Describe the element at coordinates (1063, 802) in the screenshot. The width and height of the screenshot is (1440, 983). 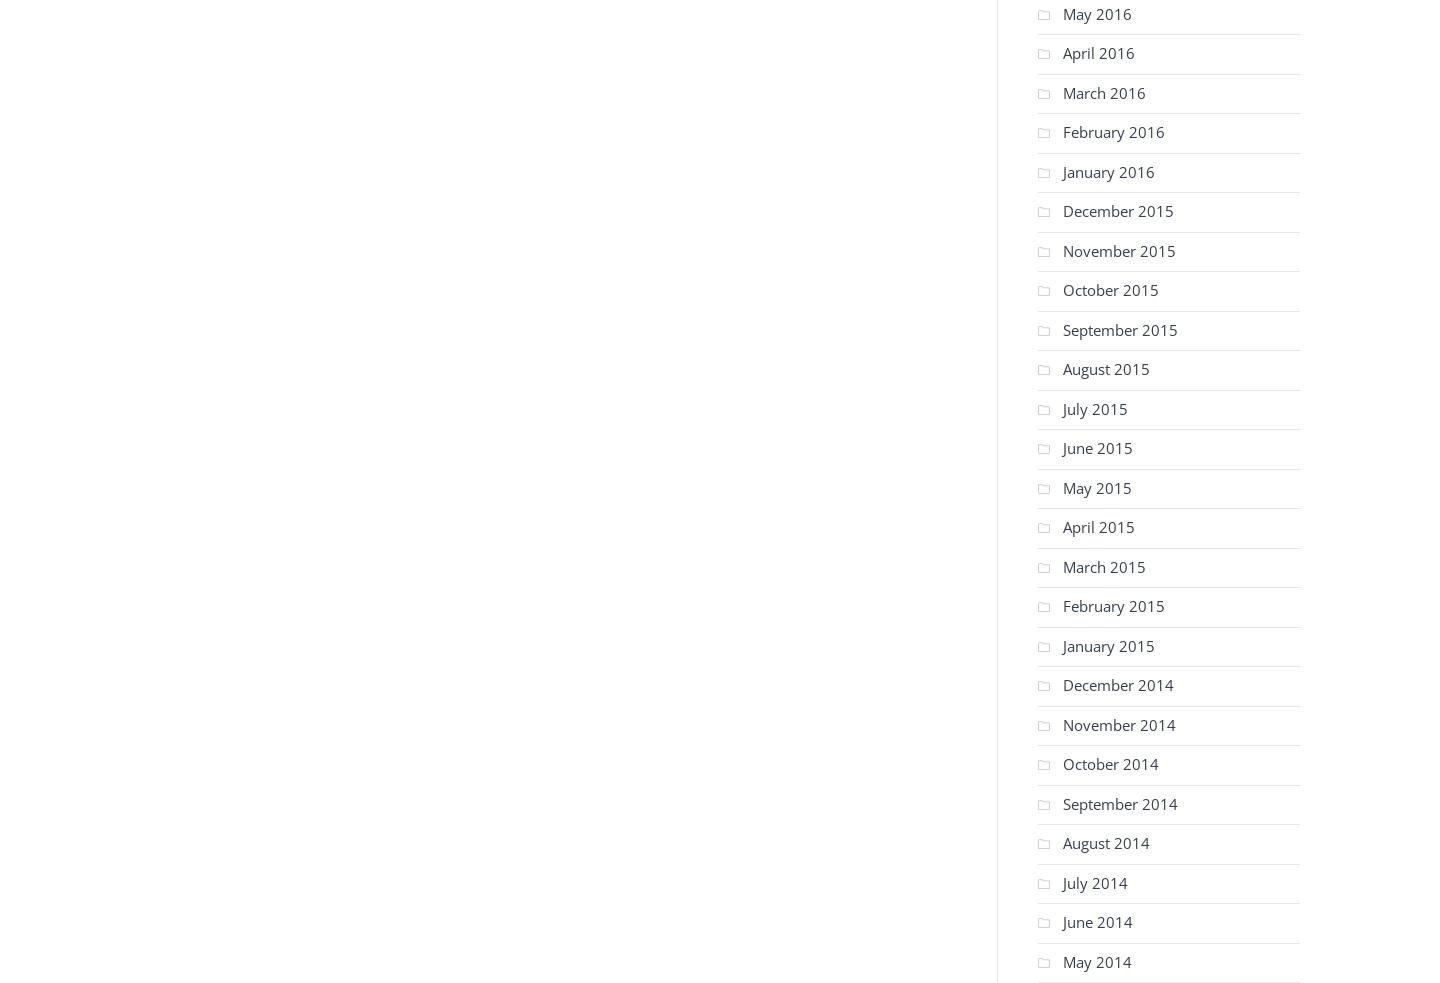
I see `'September 2014'` at that location.